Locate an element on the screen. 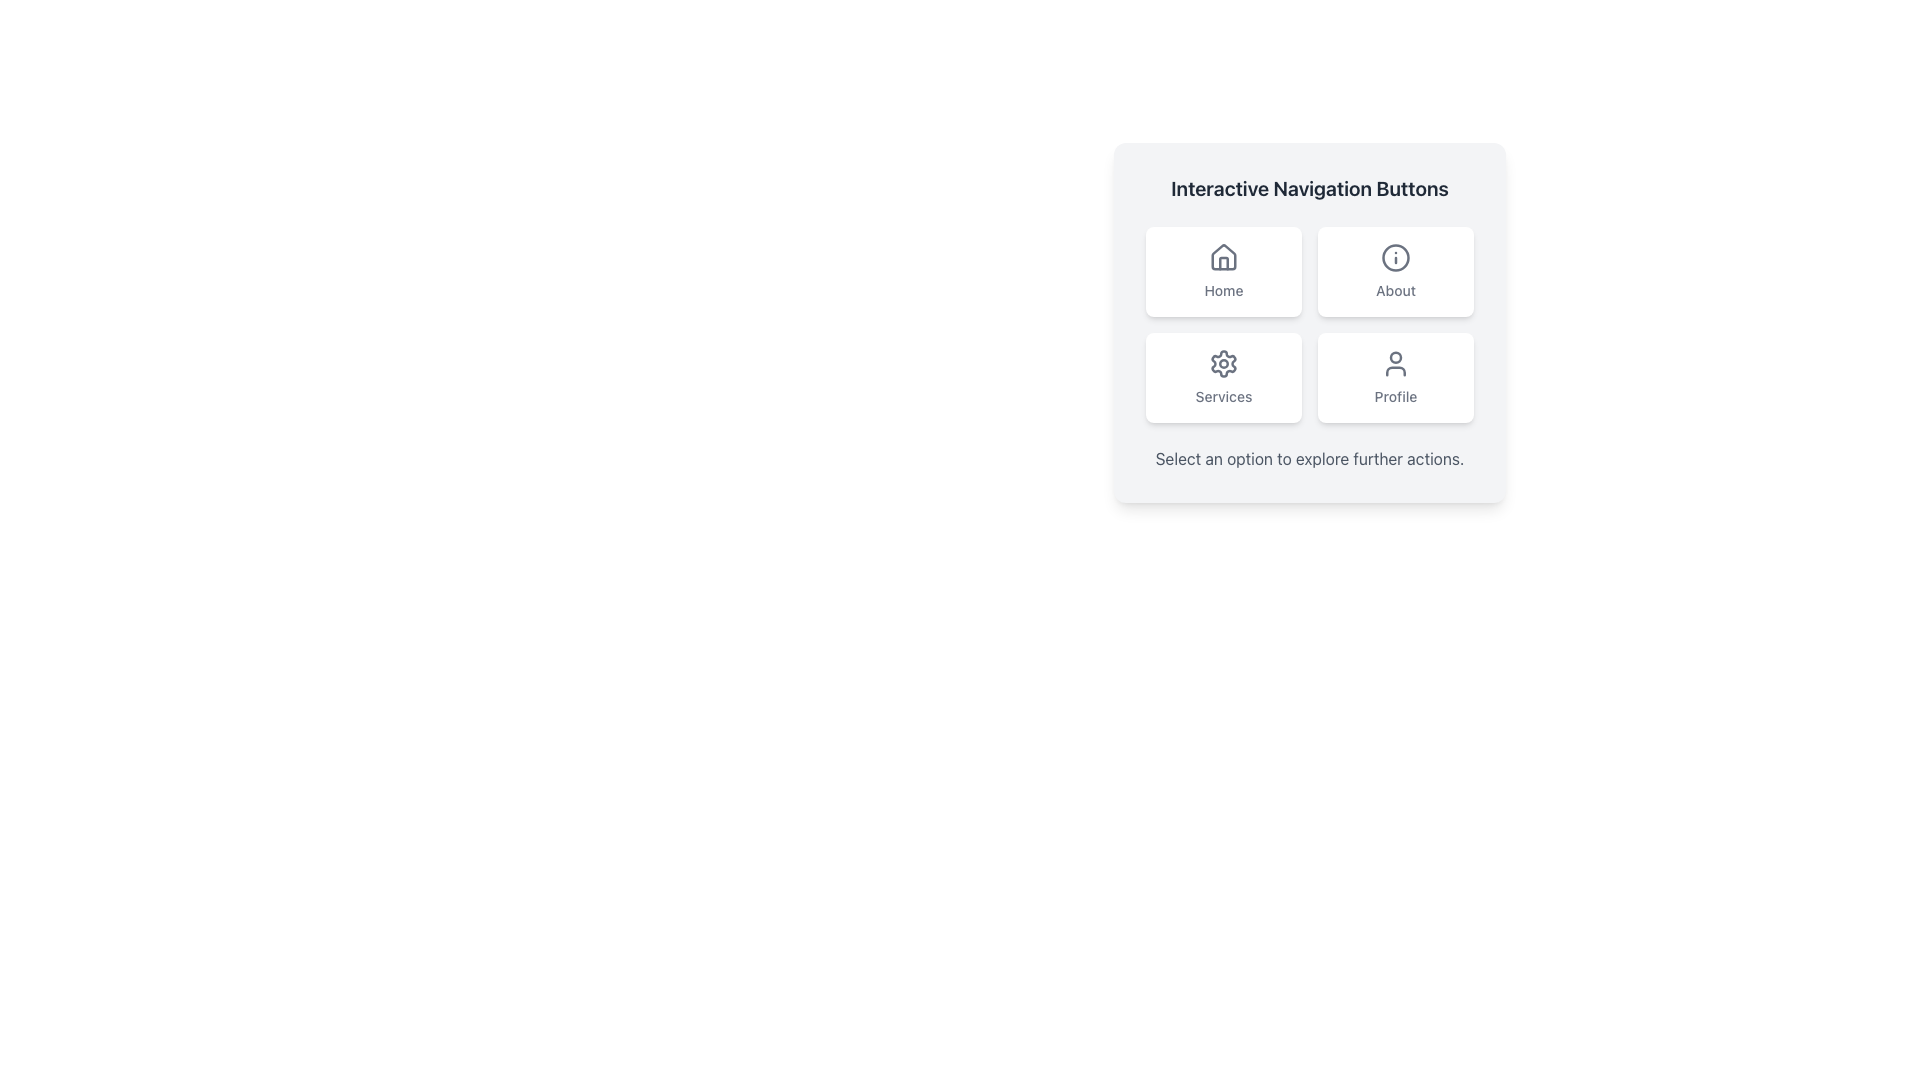 This screenshot has width=1920, height=1080. the gear icon representing settings for the 'Services' option located in the lower-left corner of the interactive navigation area is located at coordinates (1223, 363).